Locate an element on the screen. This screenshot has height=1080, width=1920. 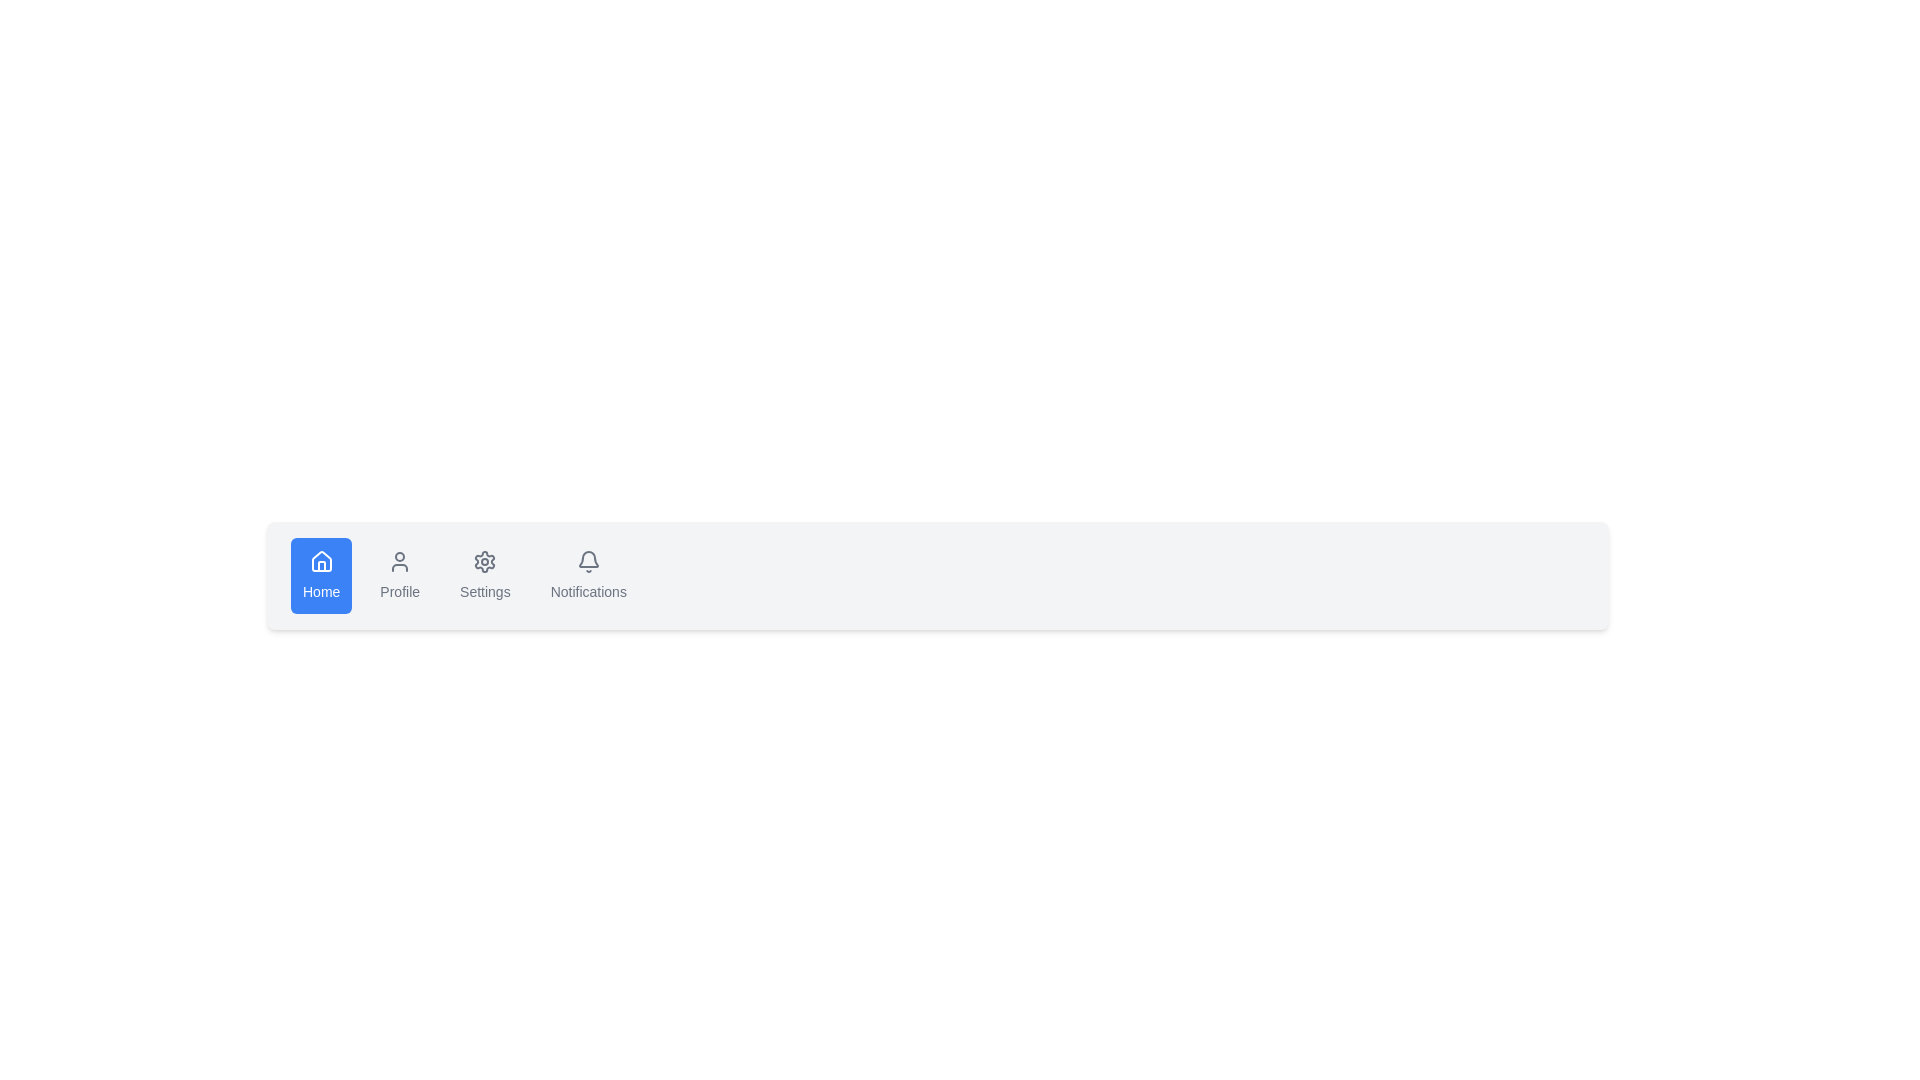
the house-shaped icon located at the top center of the 'Home' section is located at coordinates (321, 562).